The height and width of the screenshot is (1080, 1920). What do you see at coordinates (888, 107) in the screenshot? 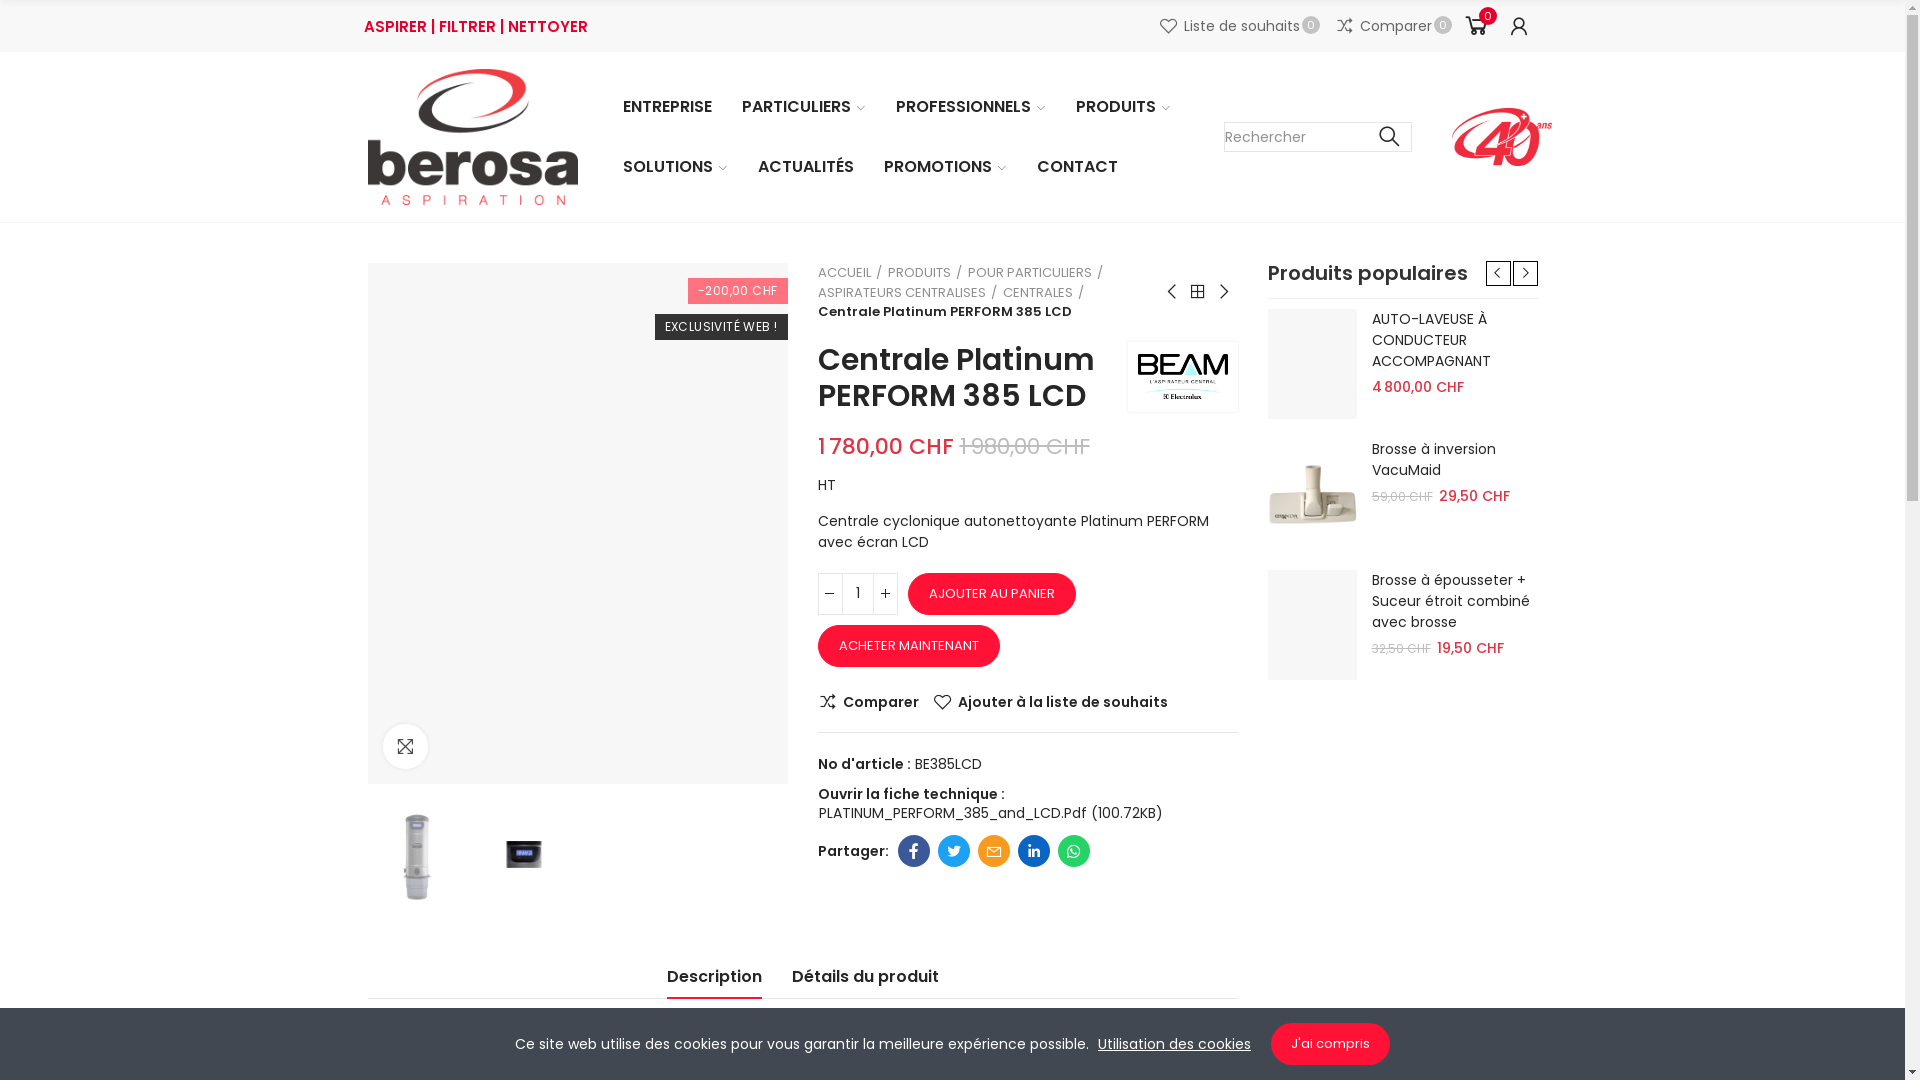
I see `'PROFESSIONNELS'` at bounding box center [888, 107].